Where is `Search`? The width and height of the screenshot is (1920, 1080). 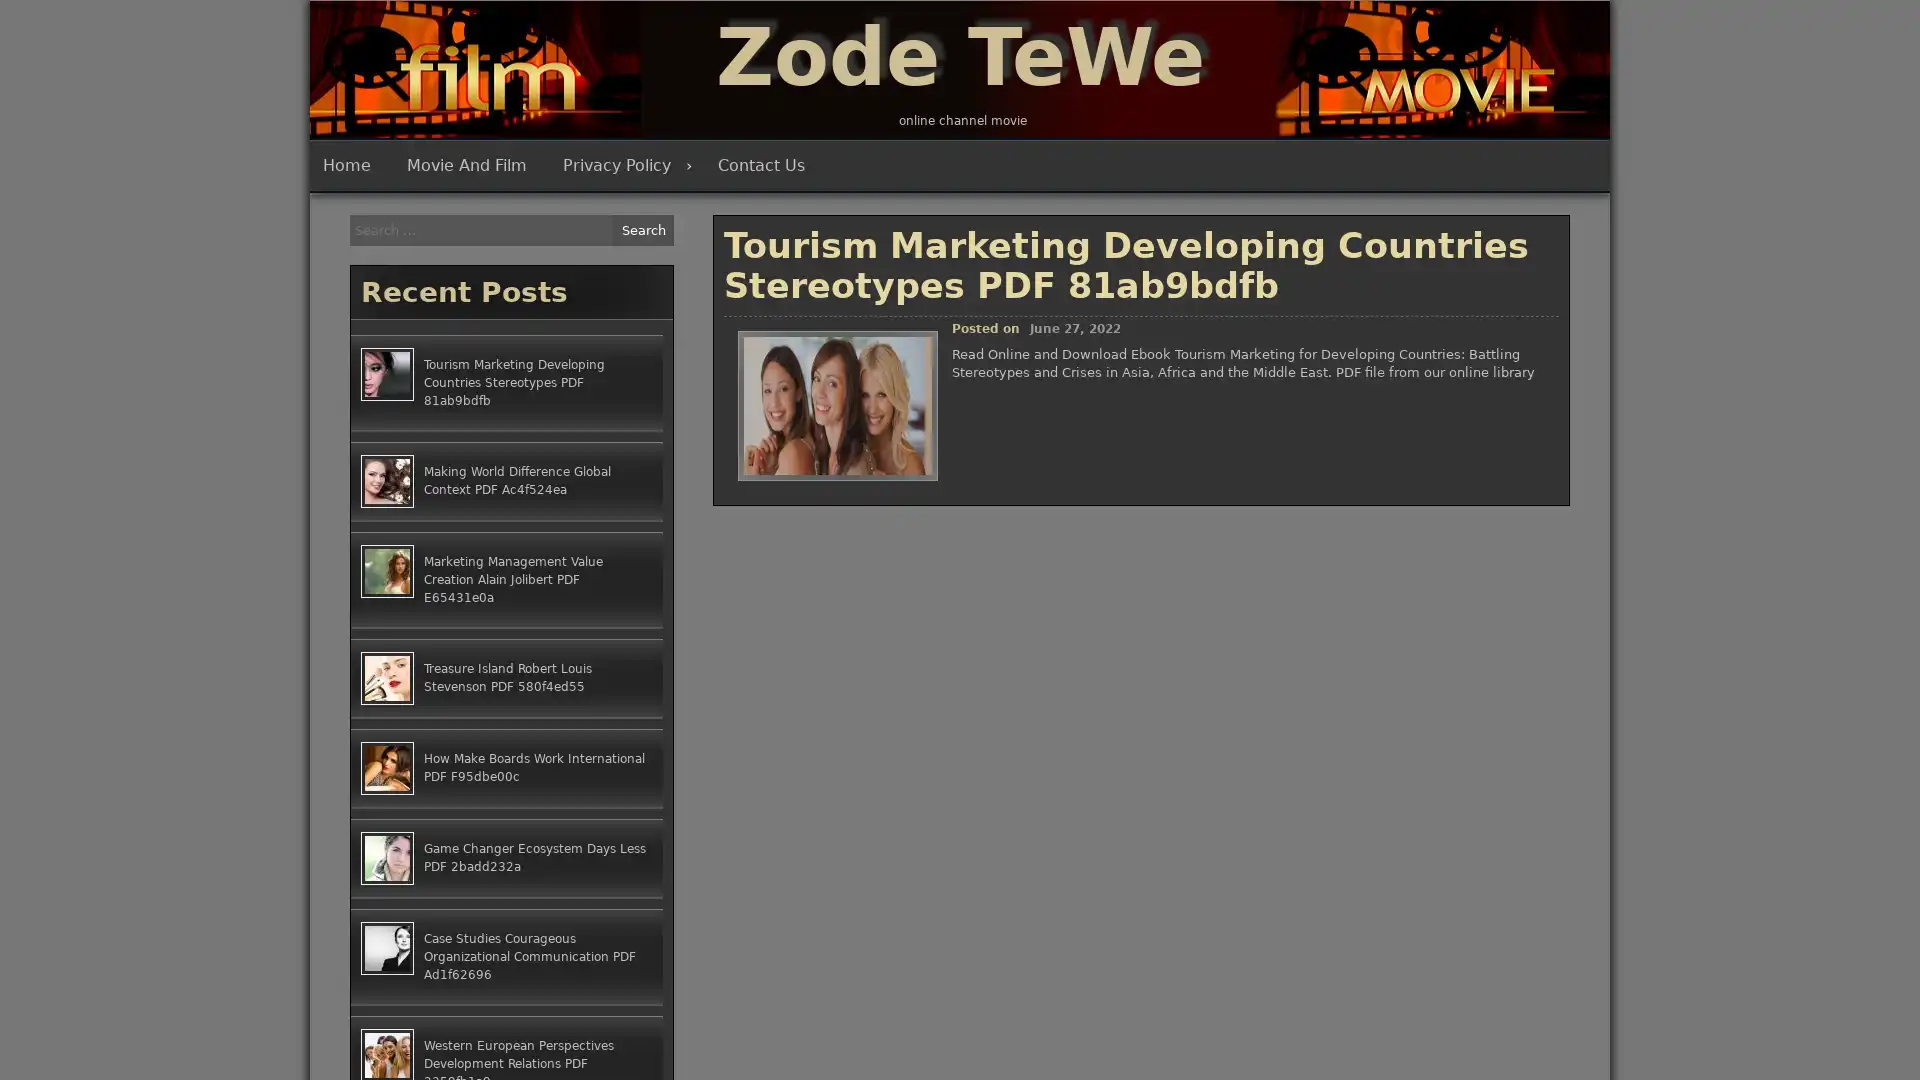 Search is located at coordinates (643, 229).